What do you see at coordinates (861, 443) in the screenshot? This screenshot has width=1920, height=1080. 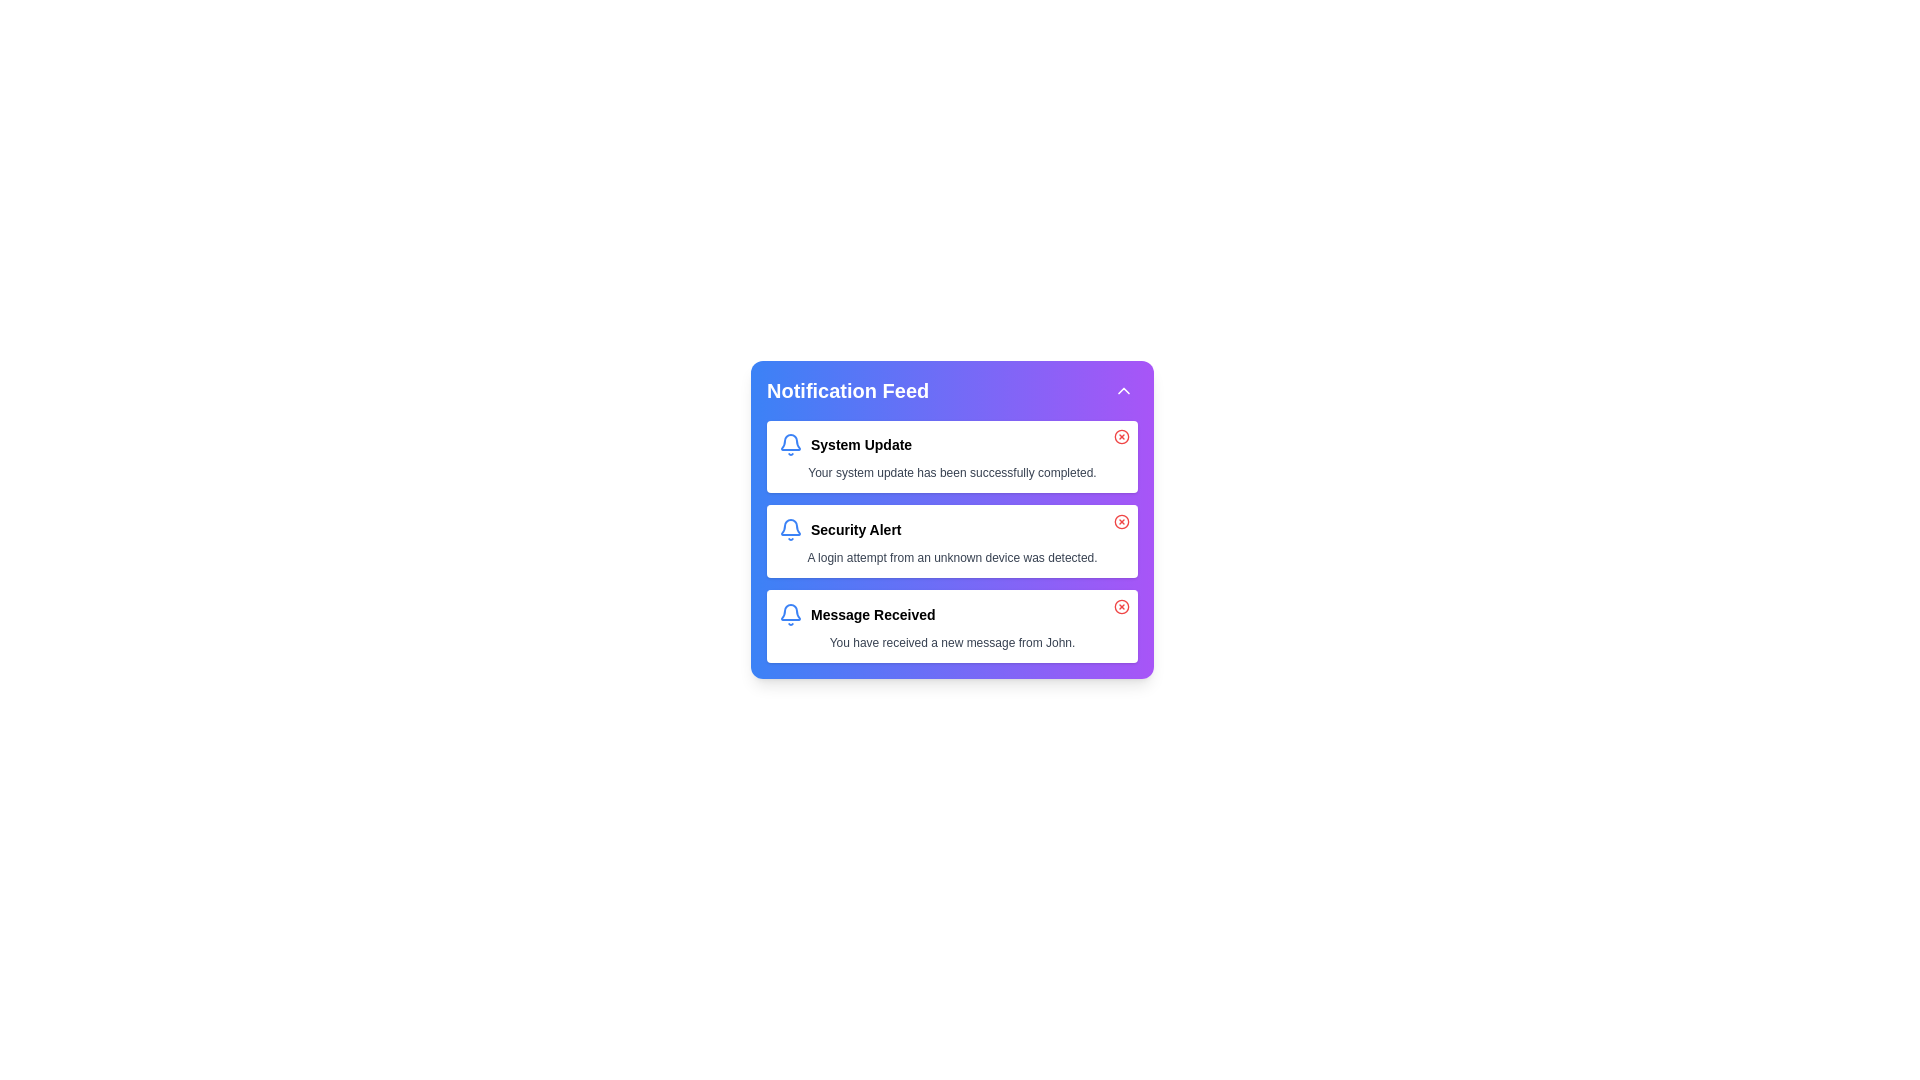 I see `on the 'System Update' text label located in the first notification card under 'Notification Feed', which is styled in bold and slightly smaller font` at bounding box center [861, 443].